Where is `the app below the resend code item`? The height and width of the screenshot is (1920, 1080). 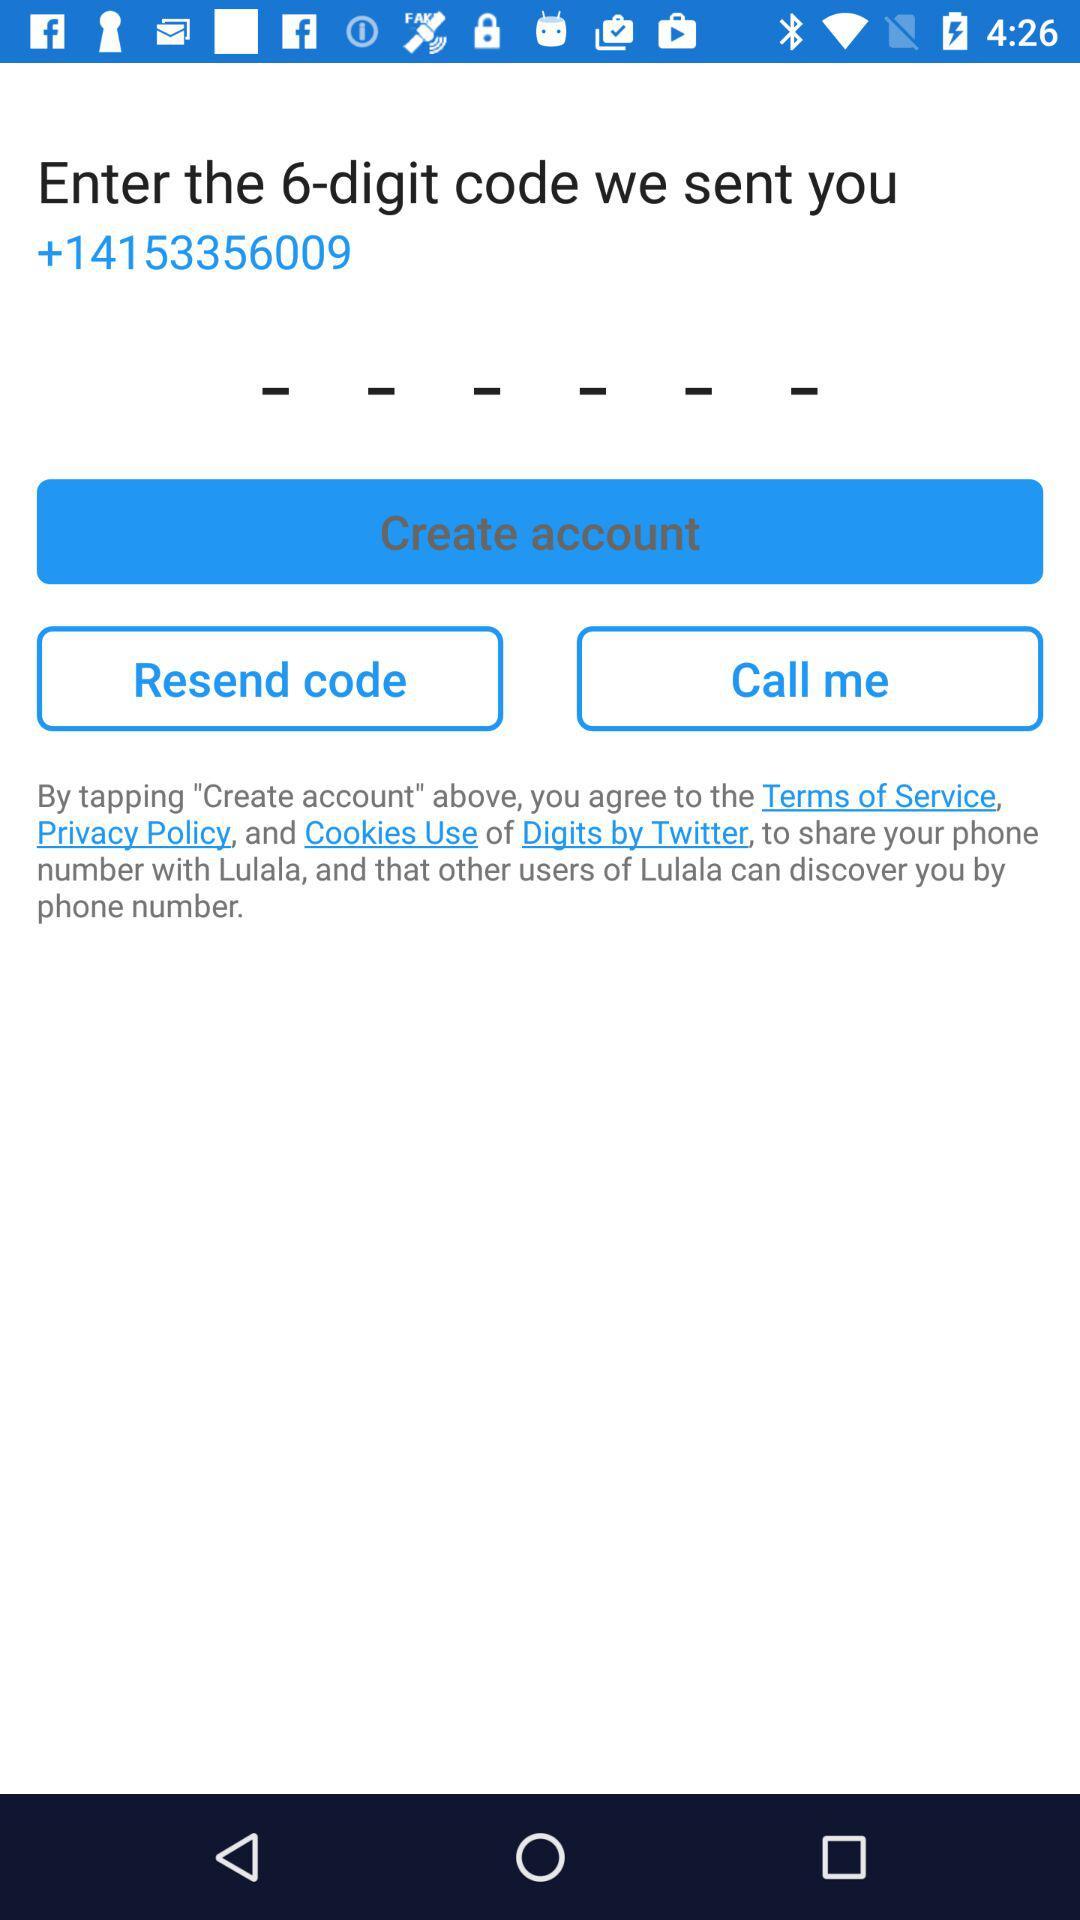
the app below the resend code item is located at coordinates (540, 849).